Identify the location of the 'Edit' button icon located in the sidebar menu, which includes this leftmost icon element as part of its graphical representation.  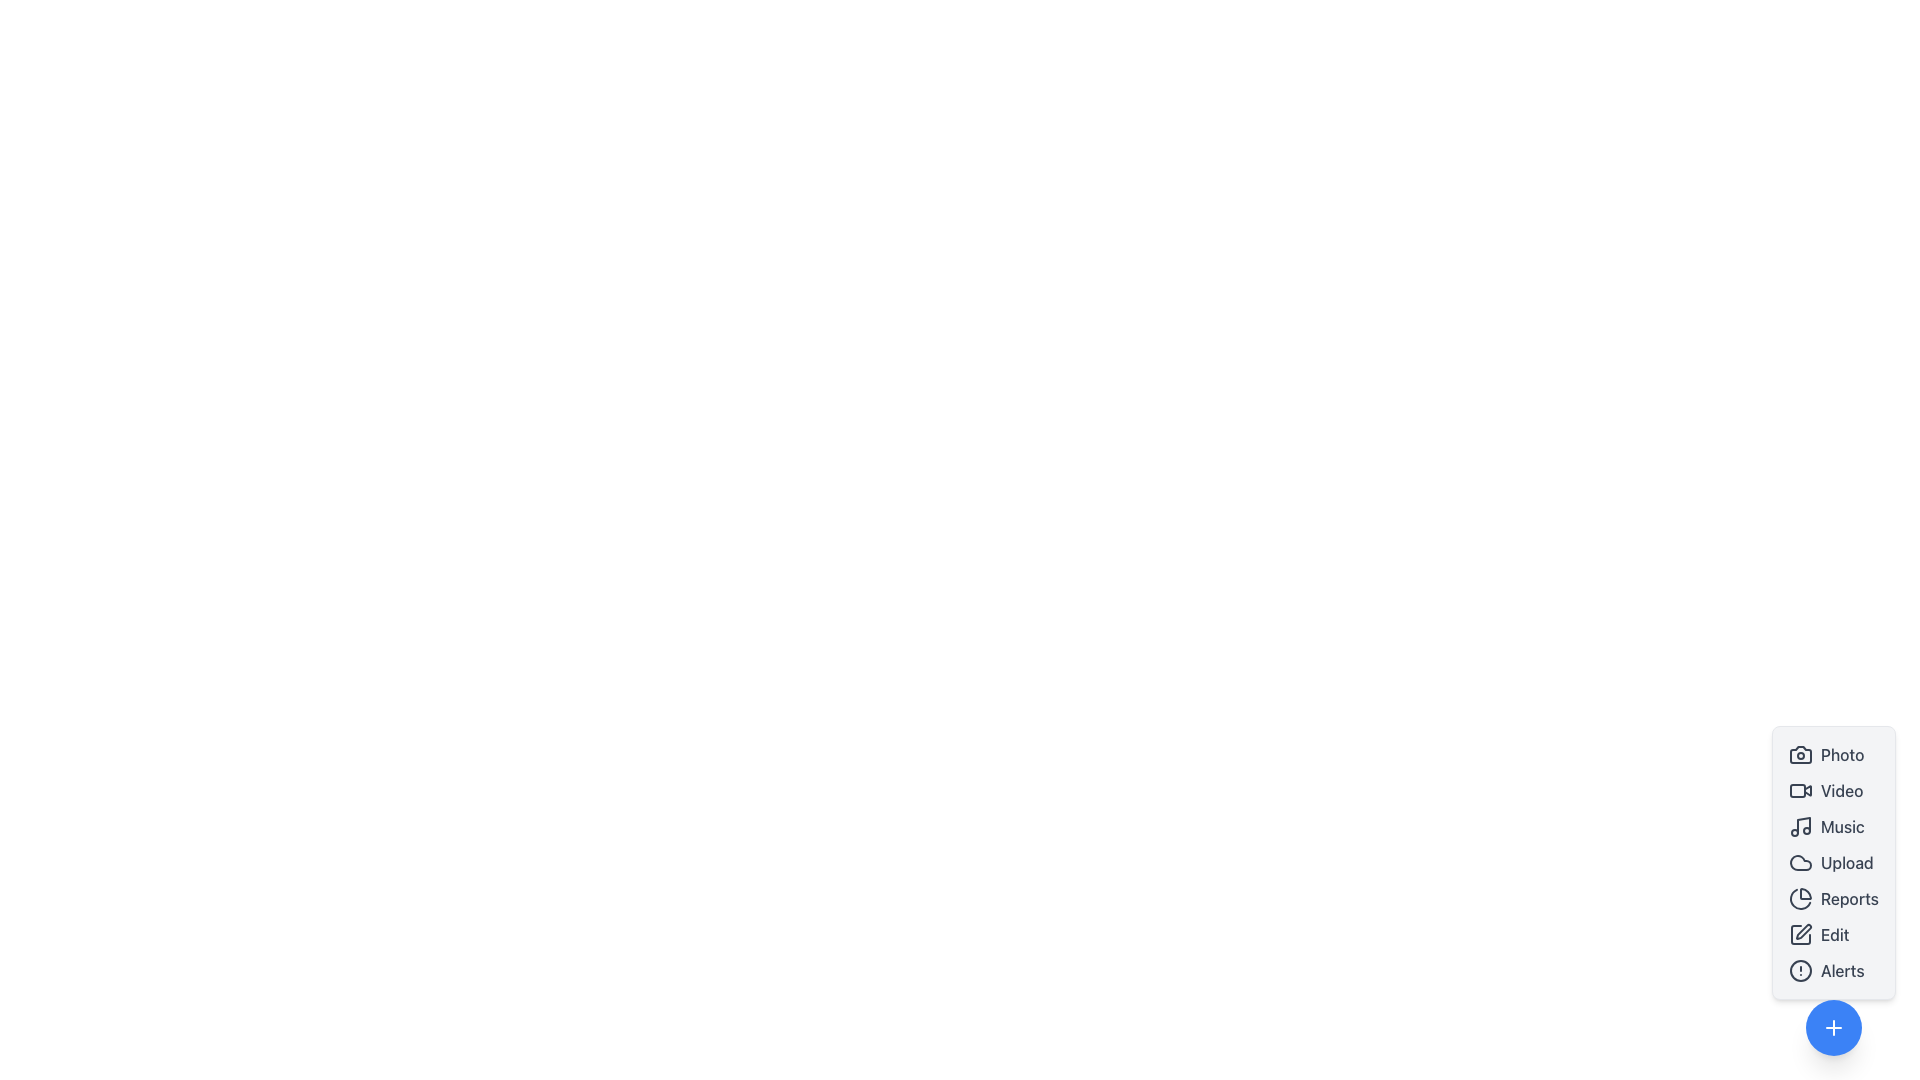
(1800, 934).